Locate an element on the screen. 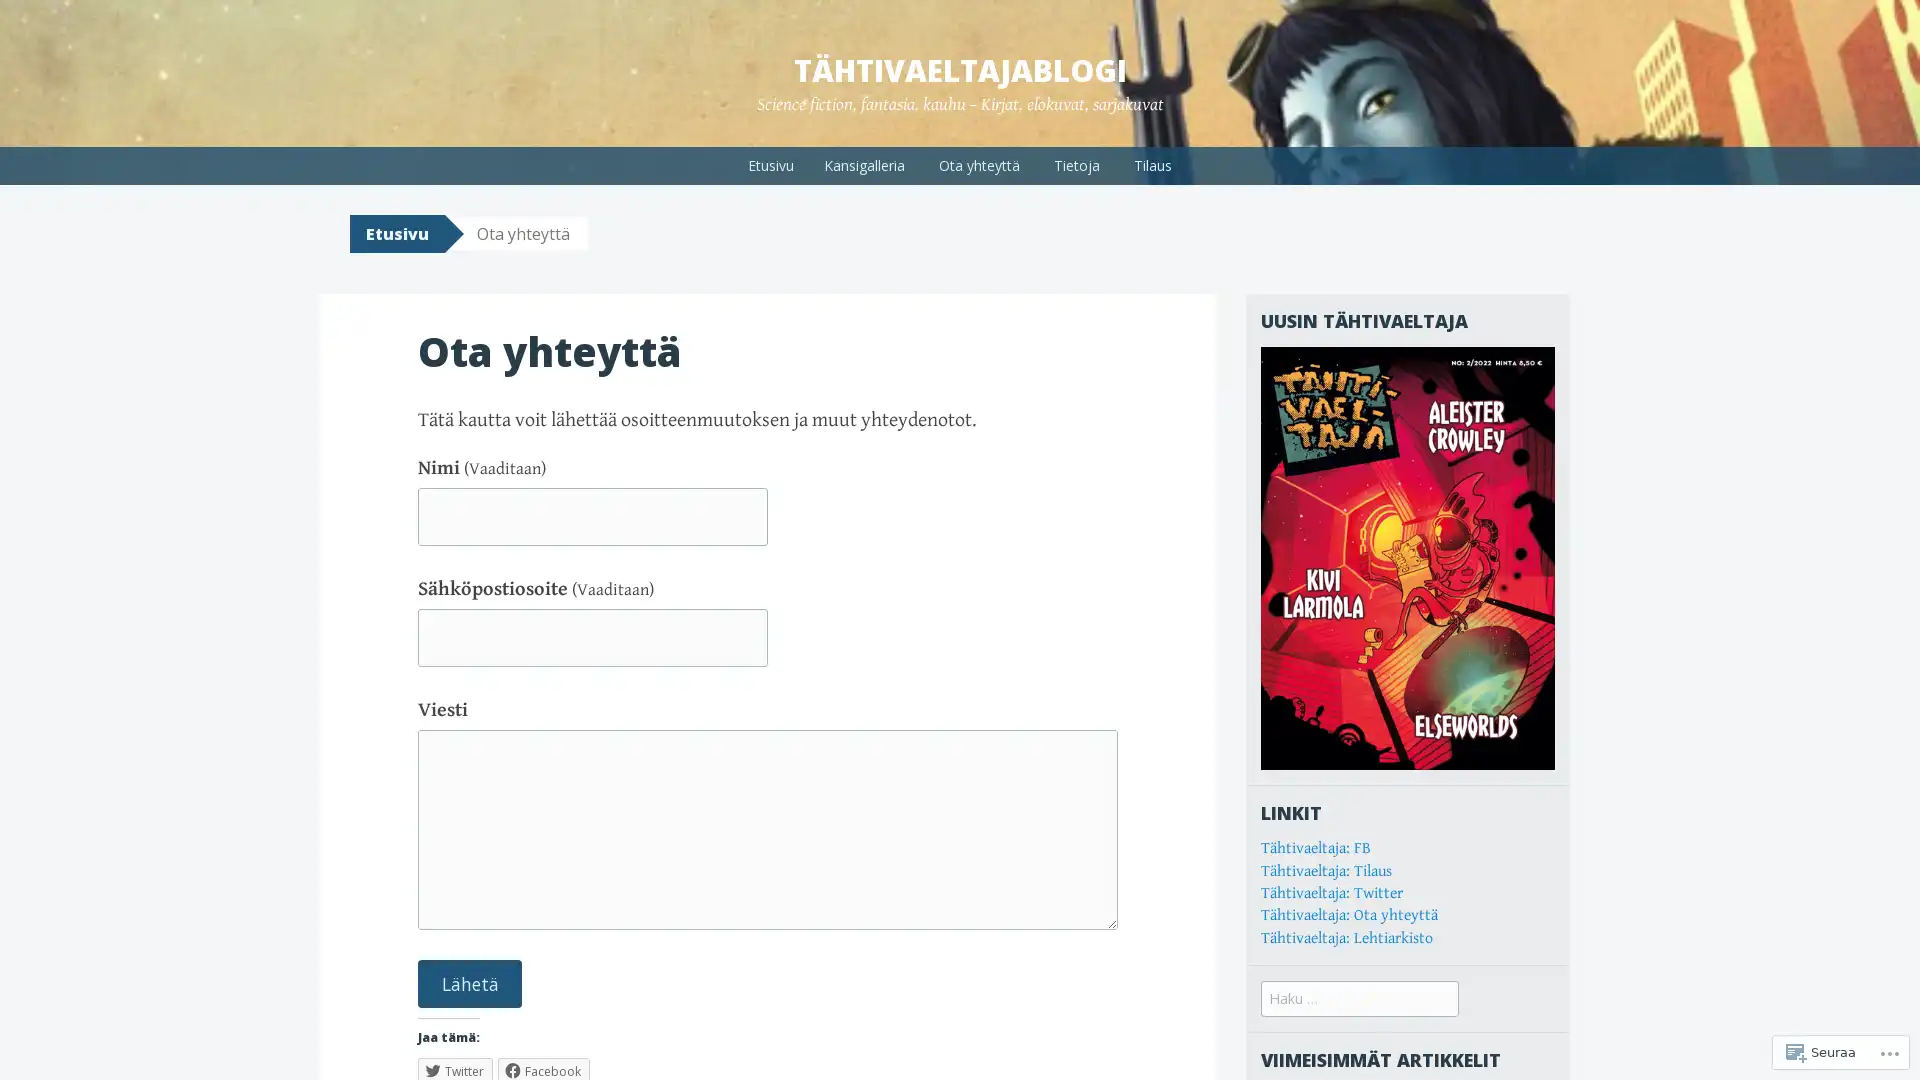 The width and height of the screenshot is (1920, 1080). Laheta is located at coordinates (469, 982).